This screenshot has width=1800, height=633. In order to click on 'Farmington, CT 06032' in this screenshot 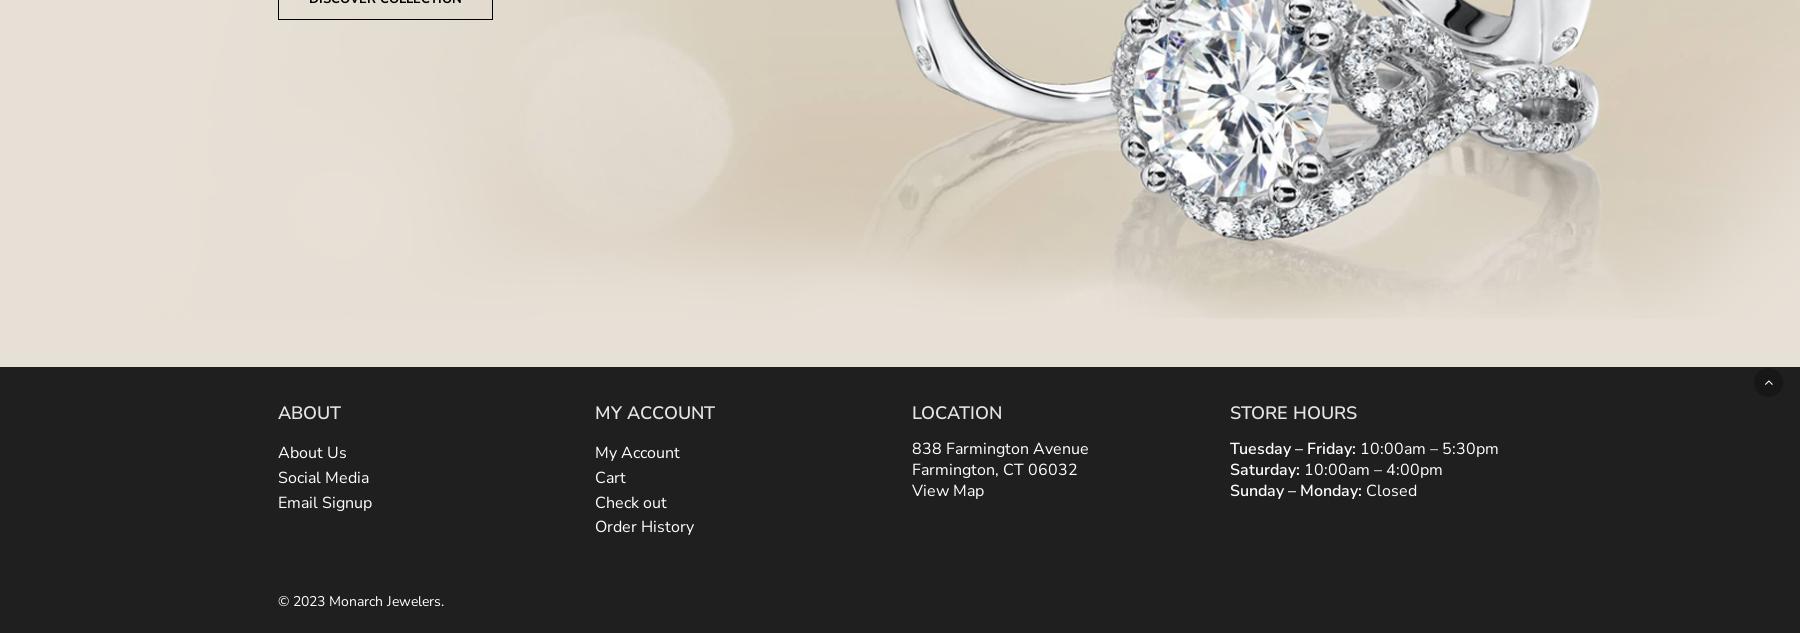, I will do `click(994, 468)`.